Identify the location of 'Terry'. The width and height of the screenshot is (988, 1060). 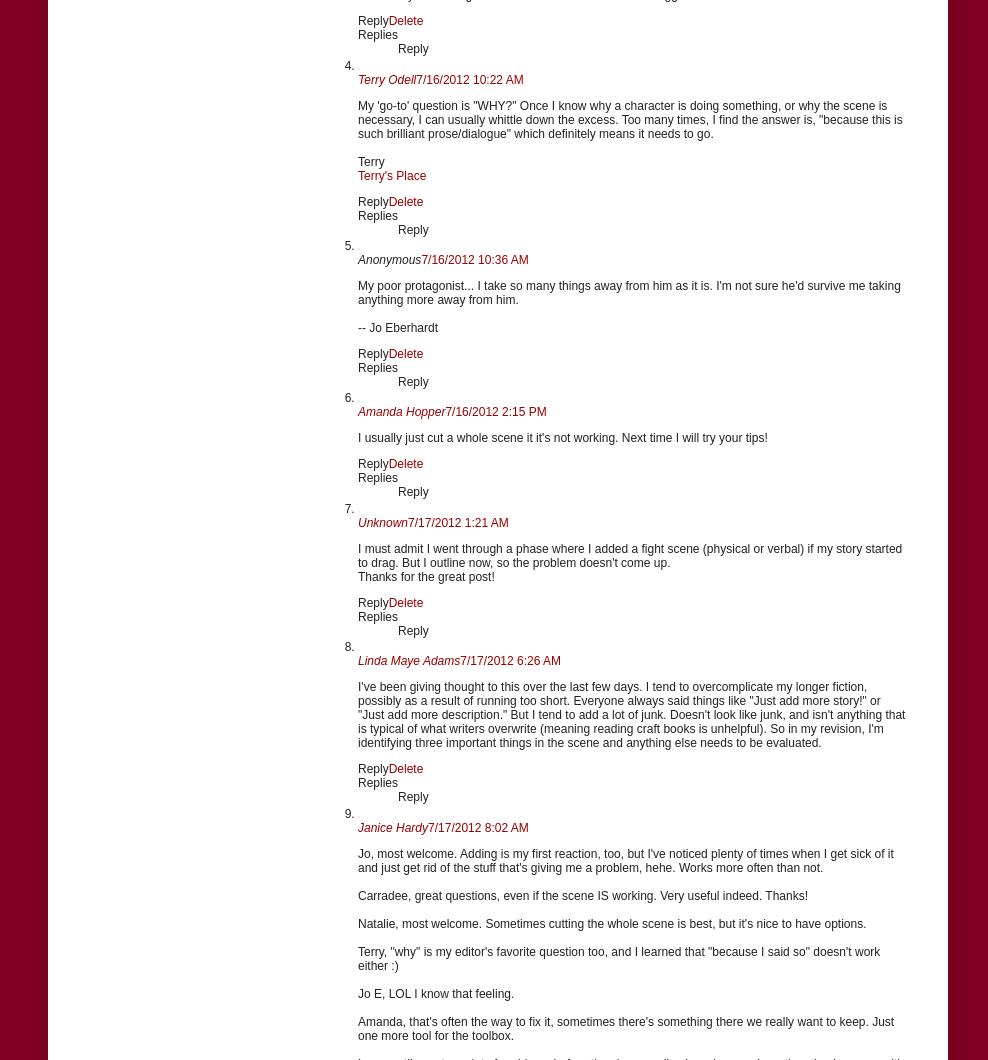
(357, 160).